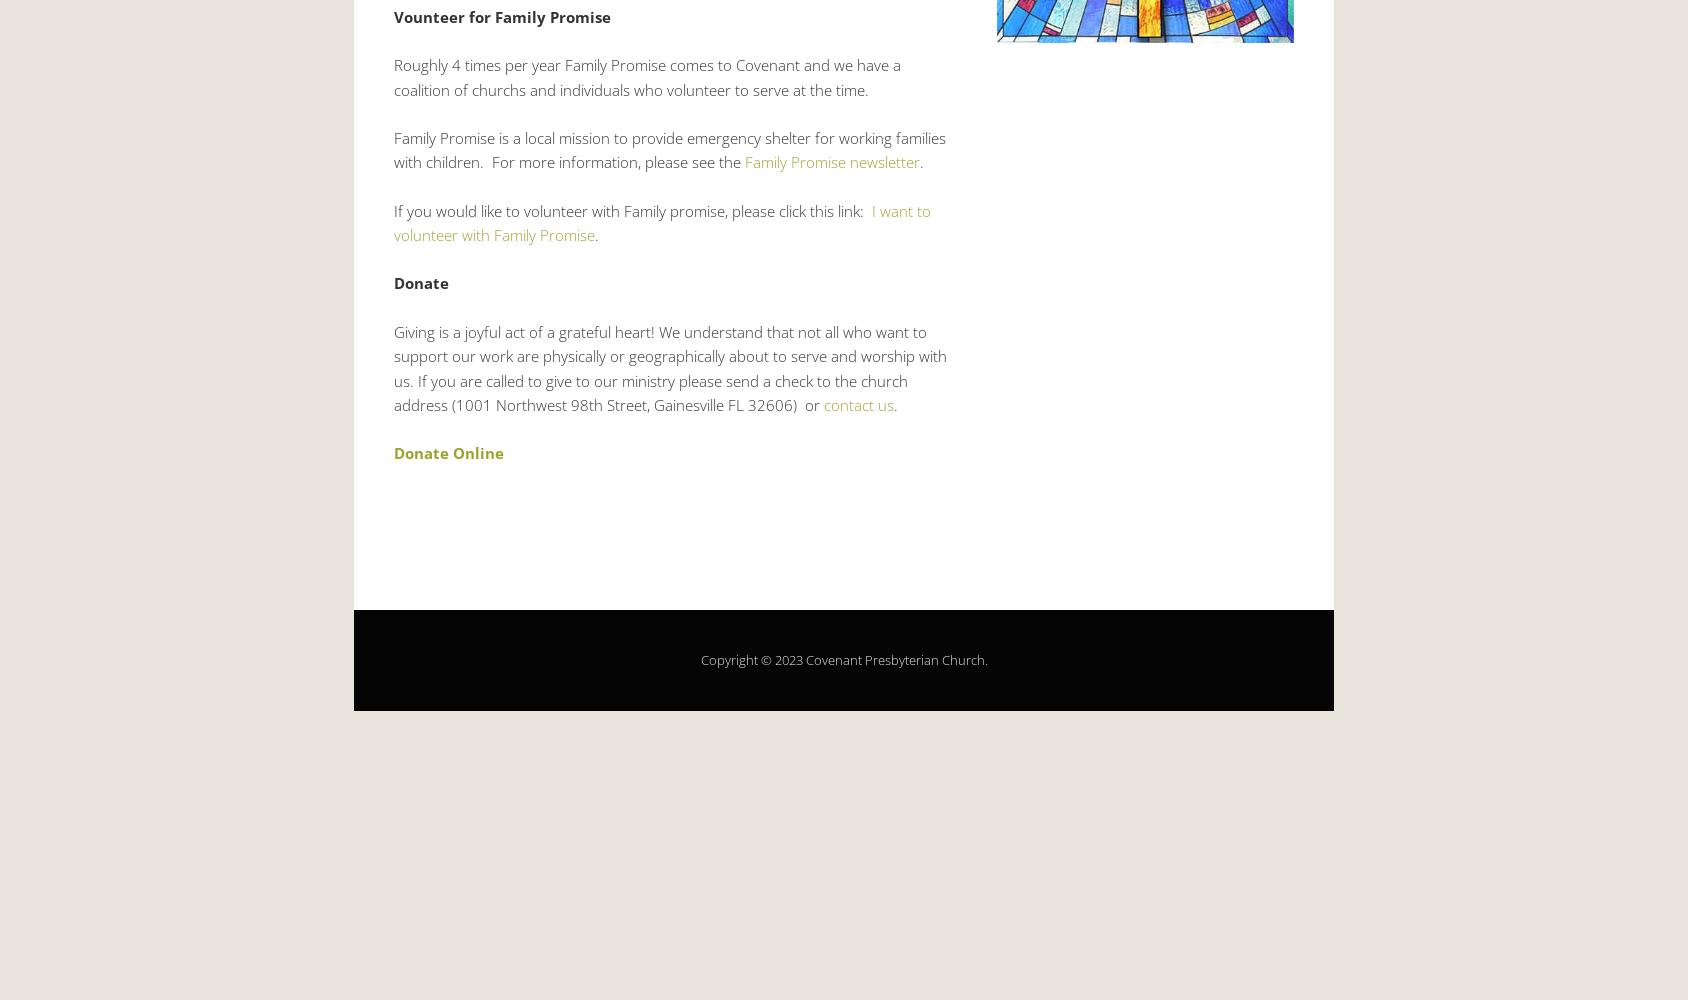 Image resolution: width=1688 pixels, height=1000 pixels. I want to click on 'contact us', so click(858, 404).